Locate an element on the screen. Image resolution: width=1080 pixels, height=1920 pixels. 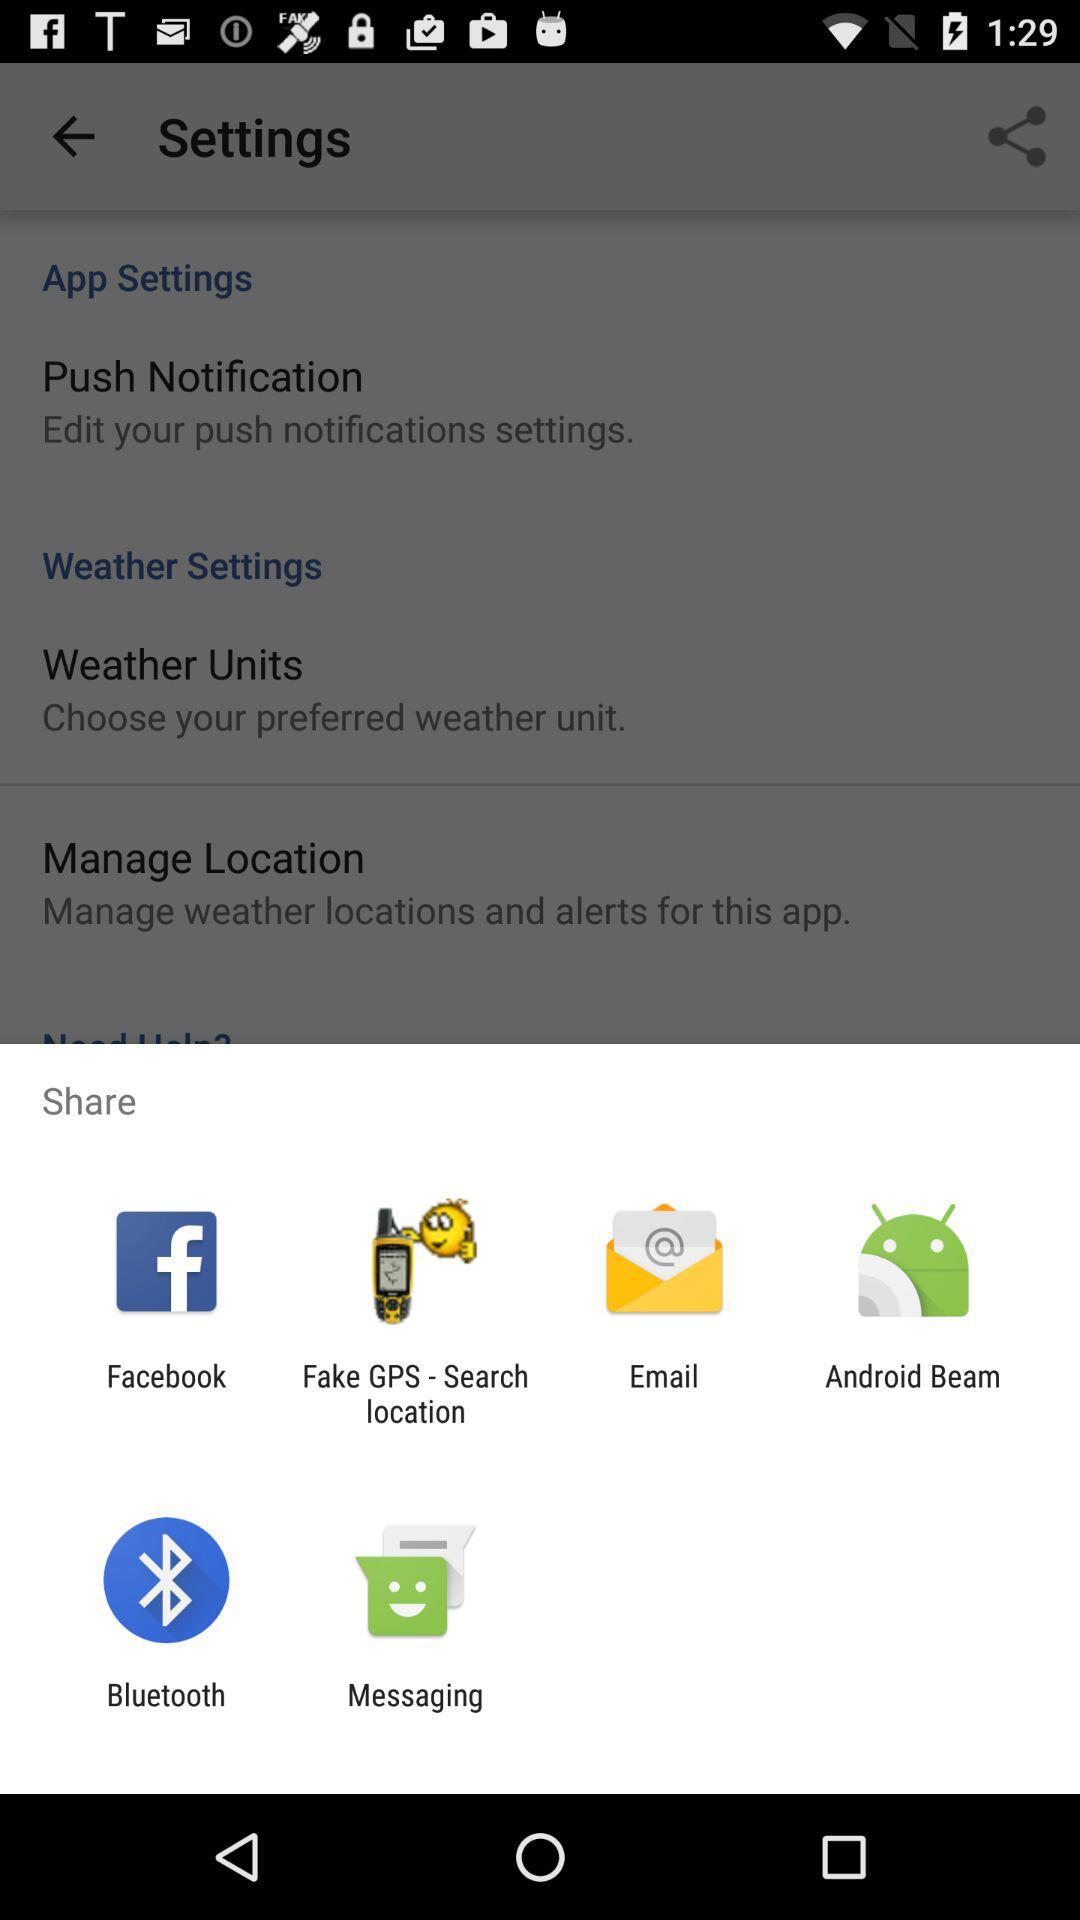
the item next to the messaging item is located at coordinates (165, 1711).